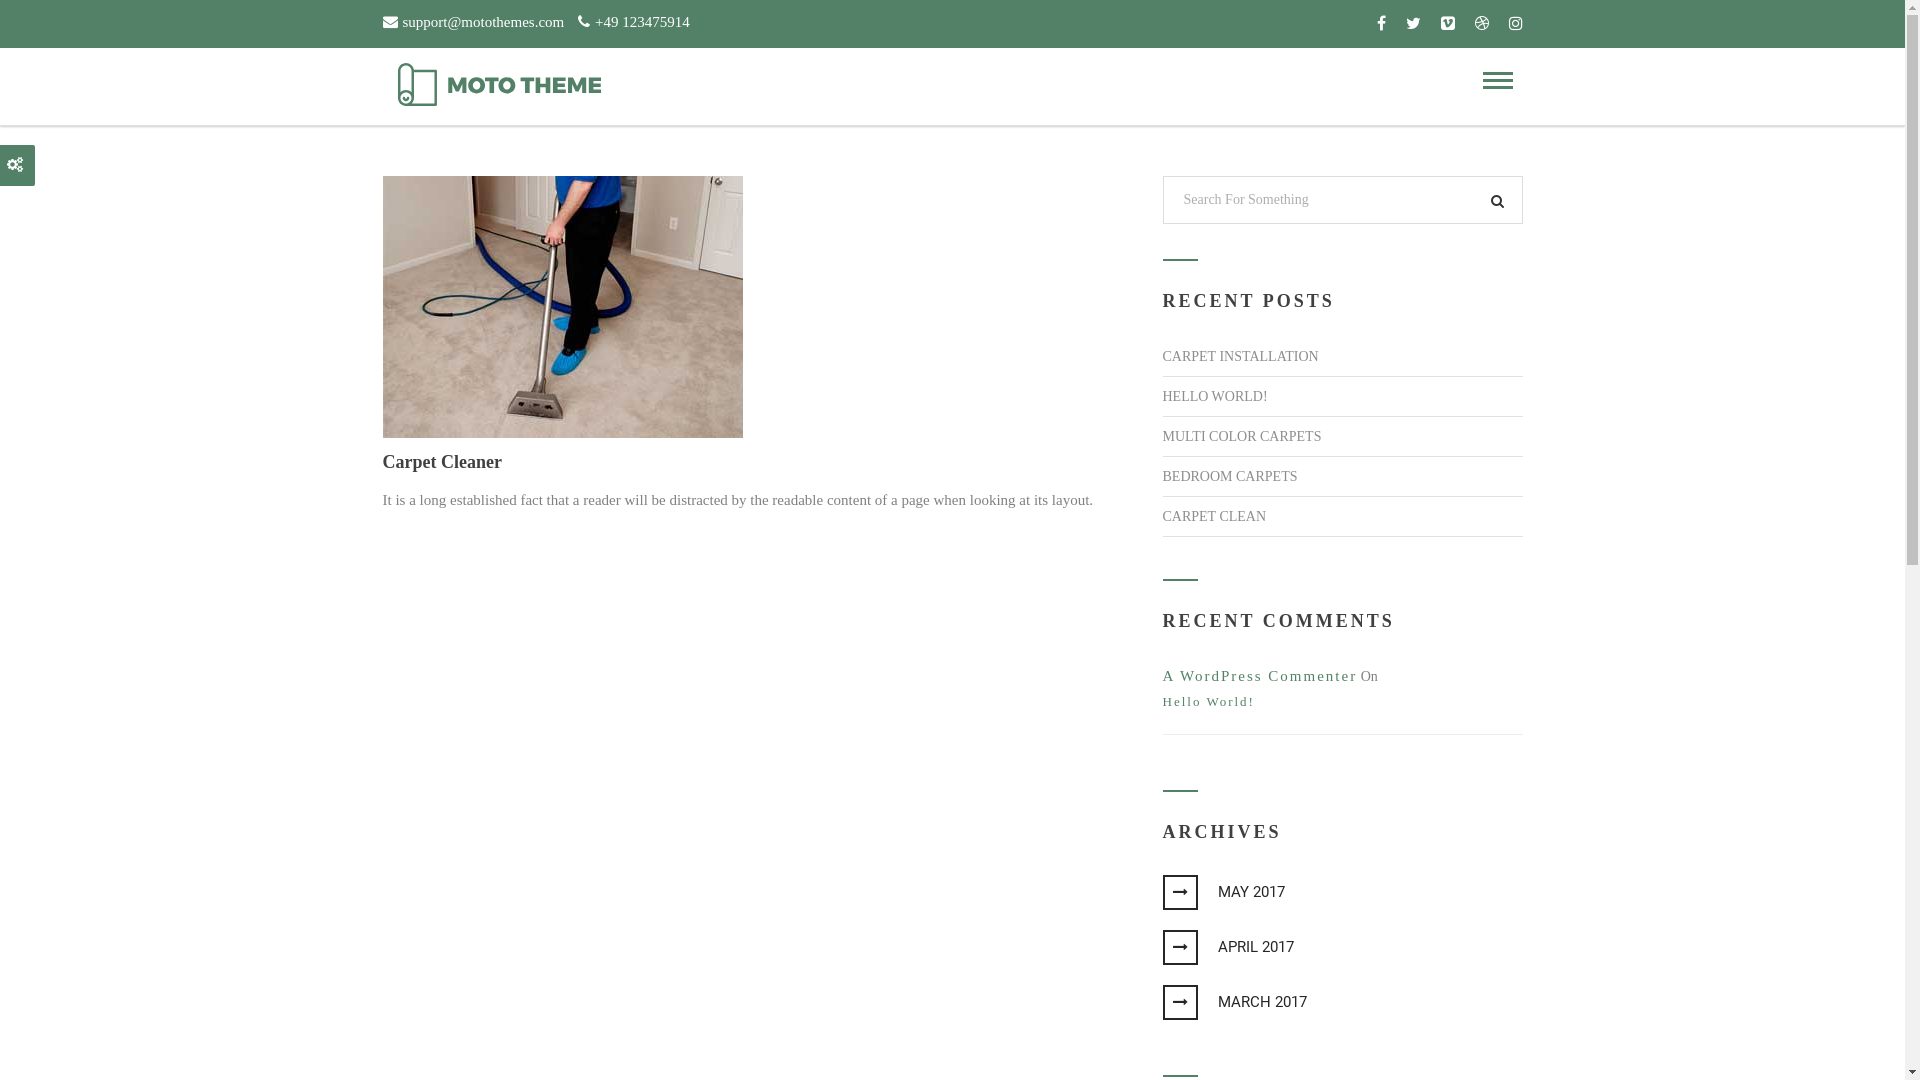 The width and height of the screenshot is (1920, 1080). Describe the element at coordinates (382, 19) in the screenshot. I see `'support@motothemes.com'` at that location.